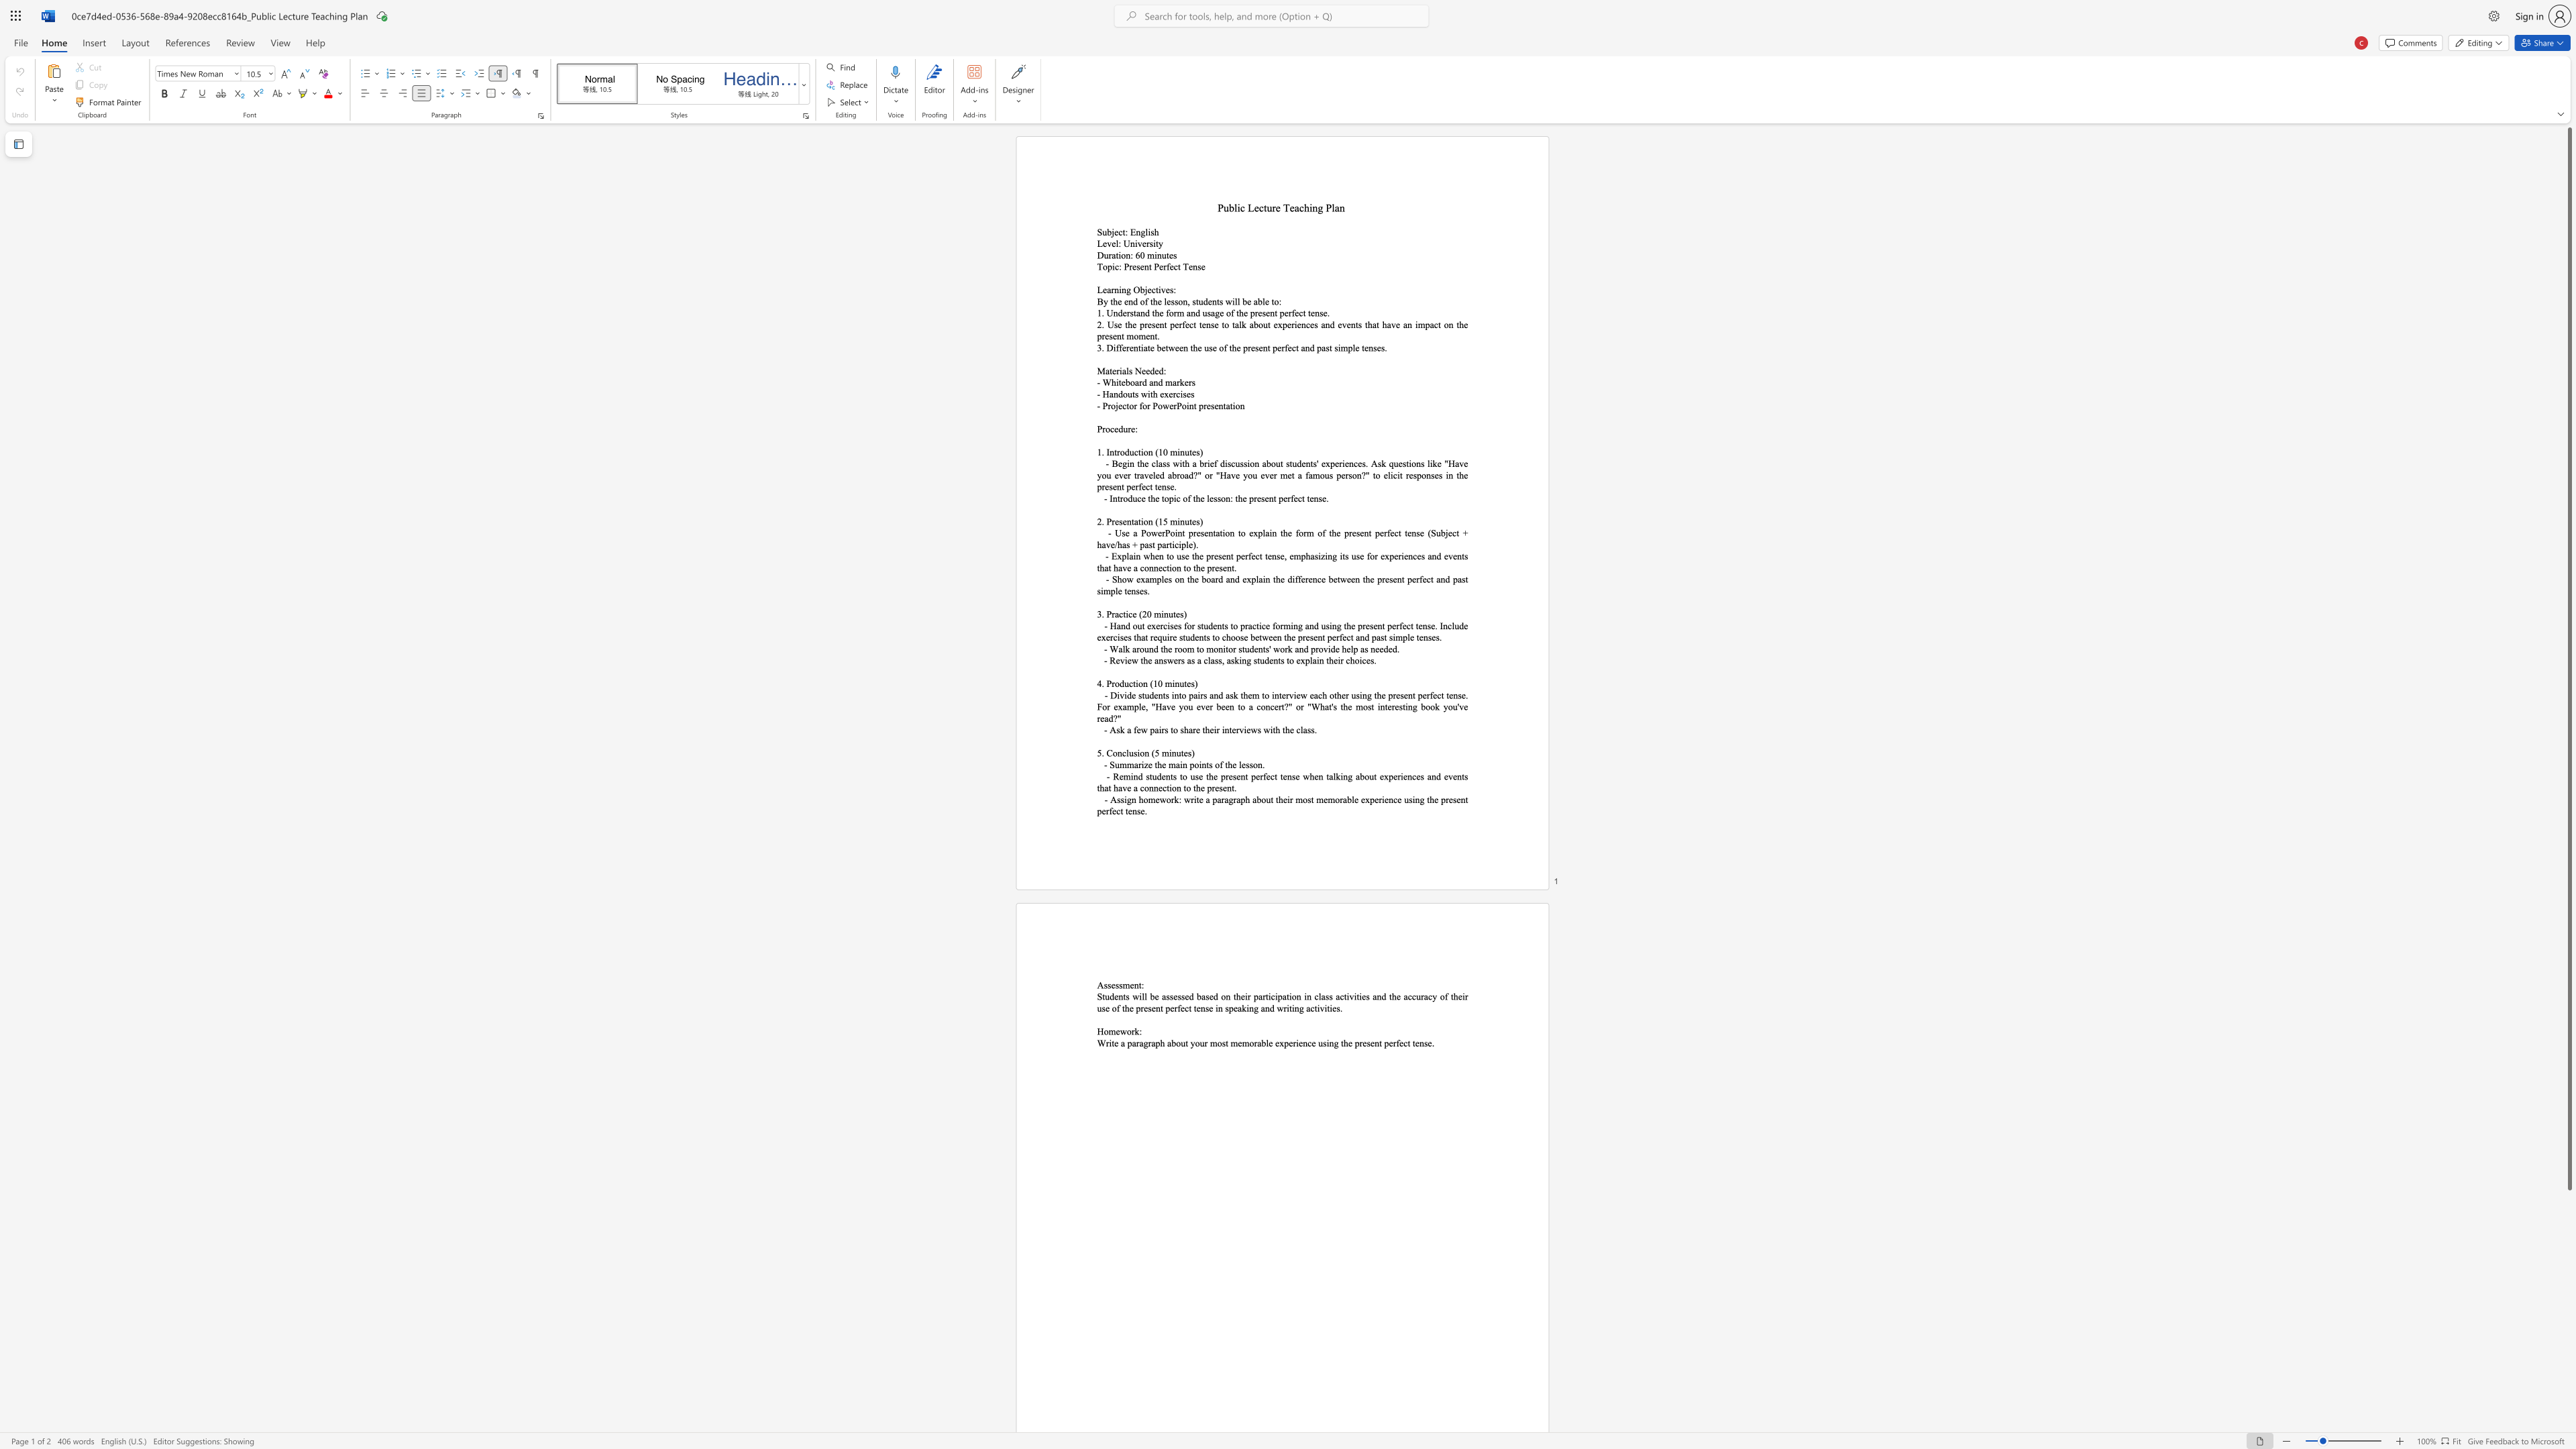 The width and height of the screenshot is (2576, 1449). What do you see at coordinates (1177, 520) in the screenshot?
I see `the 2th character "i" in the text` at bounding box center [1177, 520].